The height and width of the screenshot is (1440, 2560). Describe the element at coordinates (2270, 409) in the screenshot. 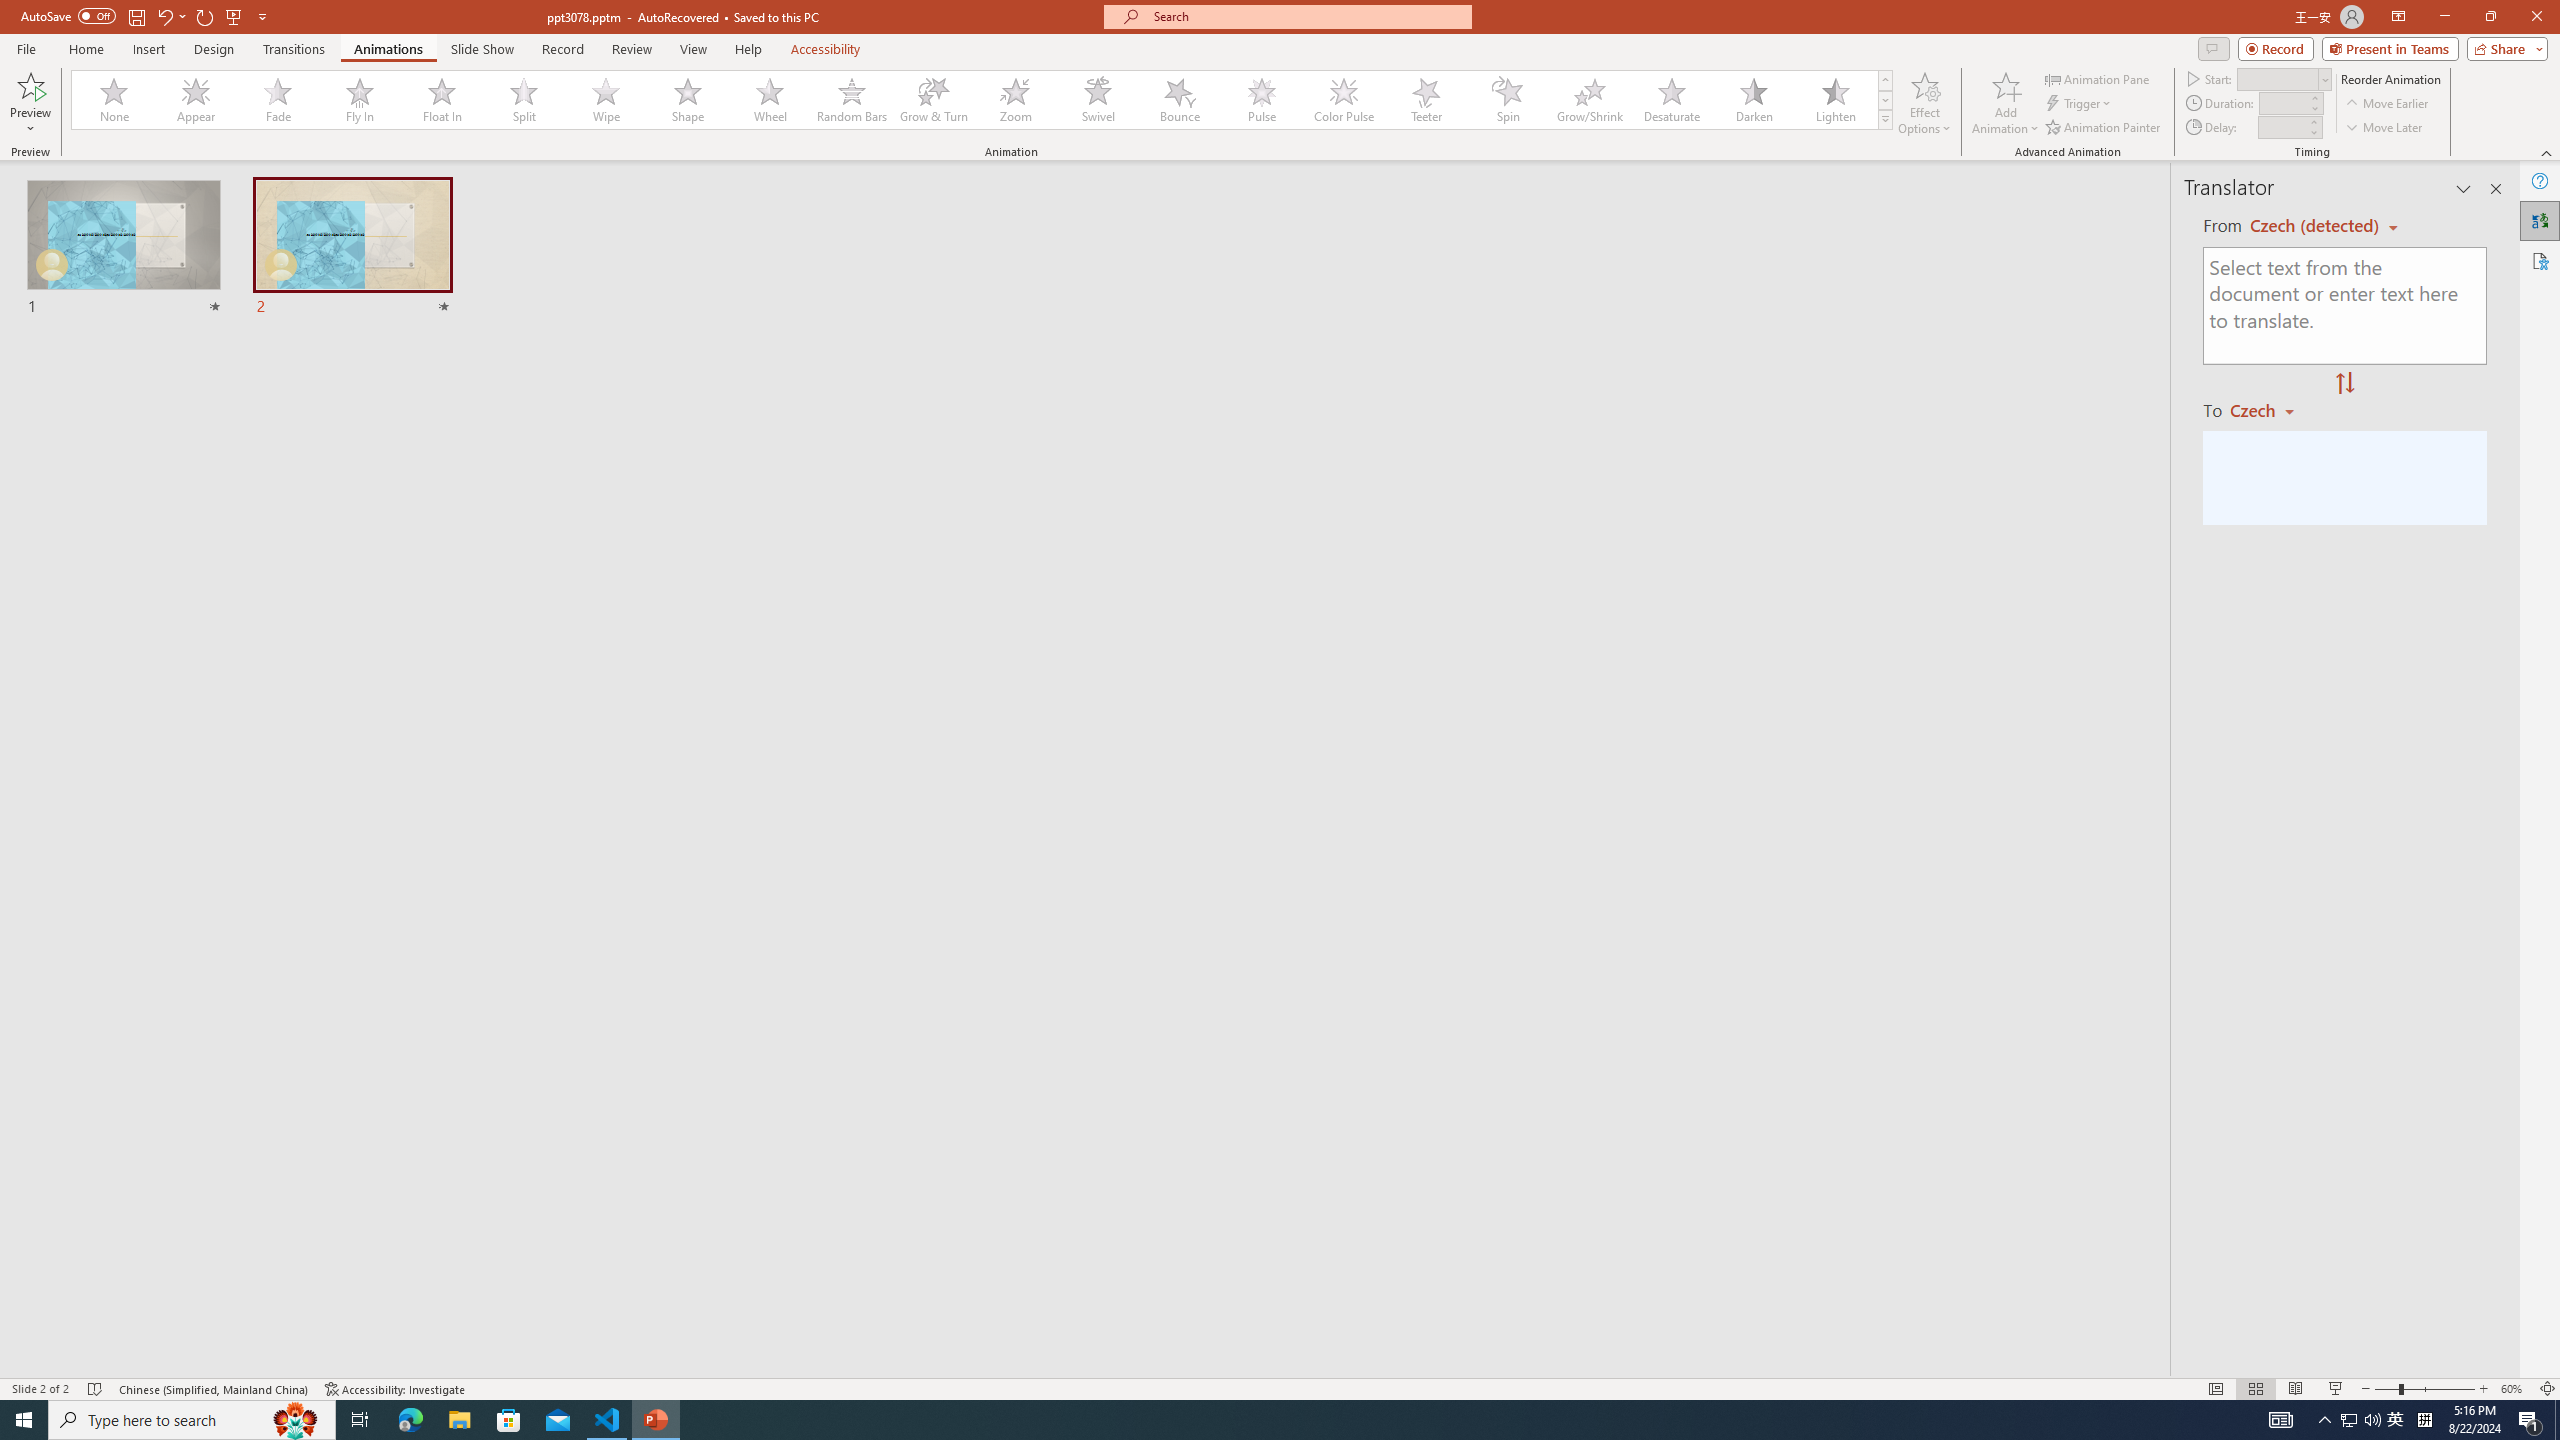

I see `'Czech'` at that location.